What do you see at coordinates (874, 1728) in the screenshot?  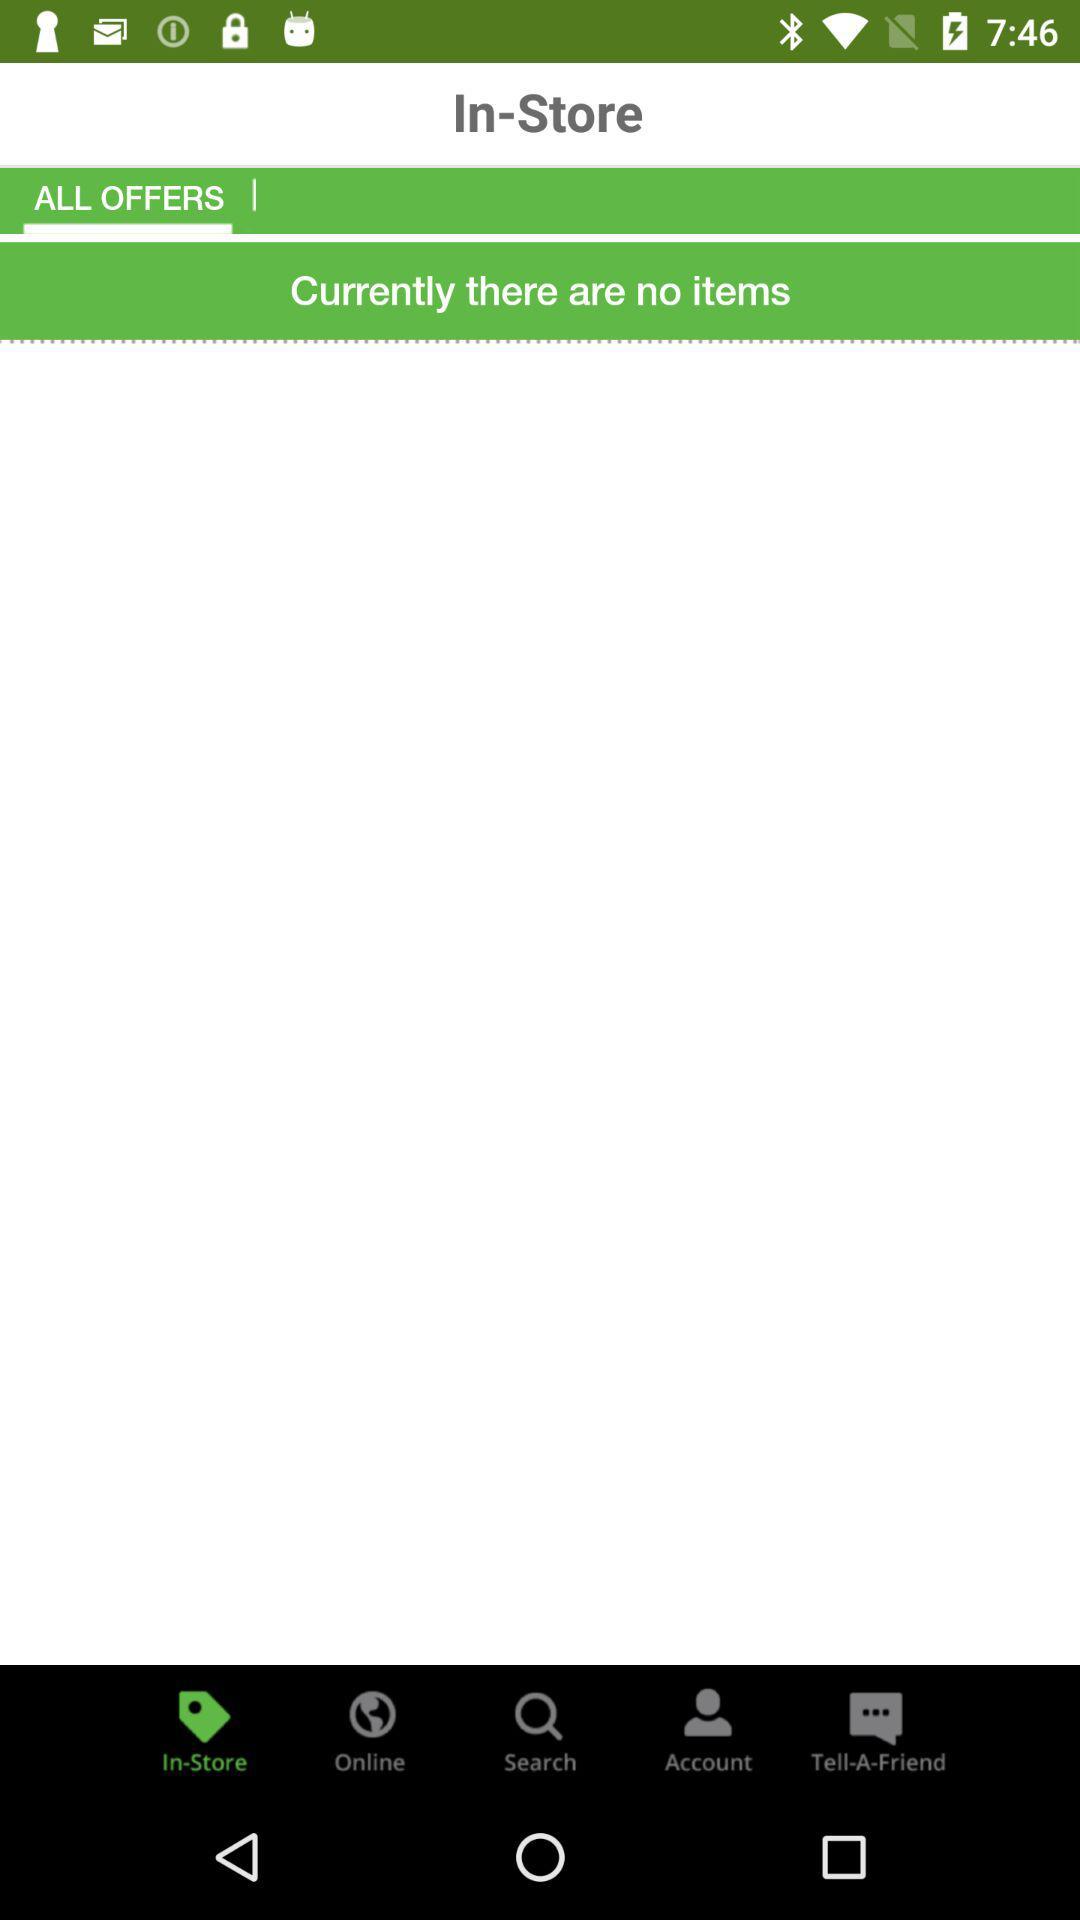 I see `share` at bounding box center [874, 1728].